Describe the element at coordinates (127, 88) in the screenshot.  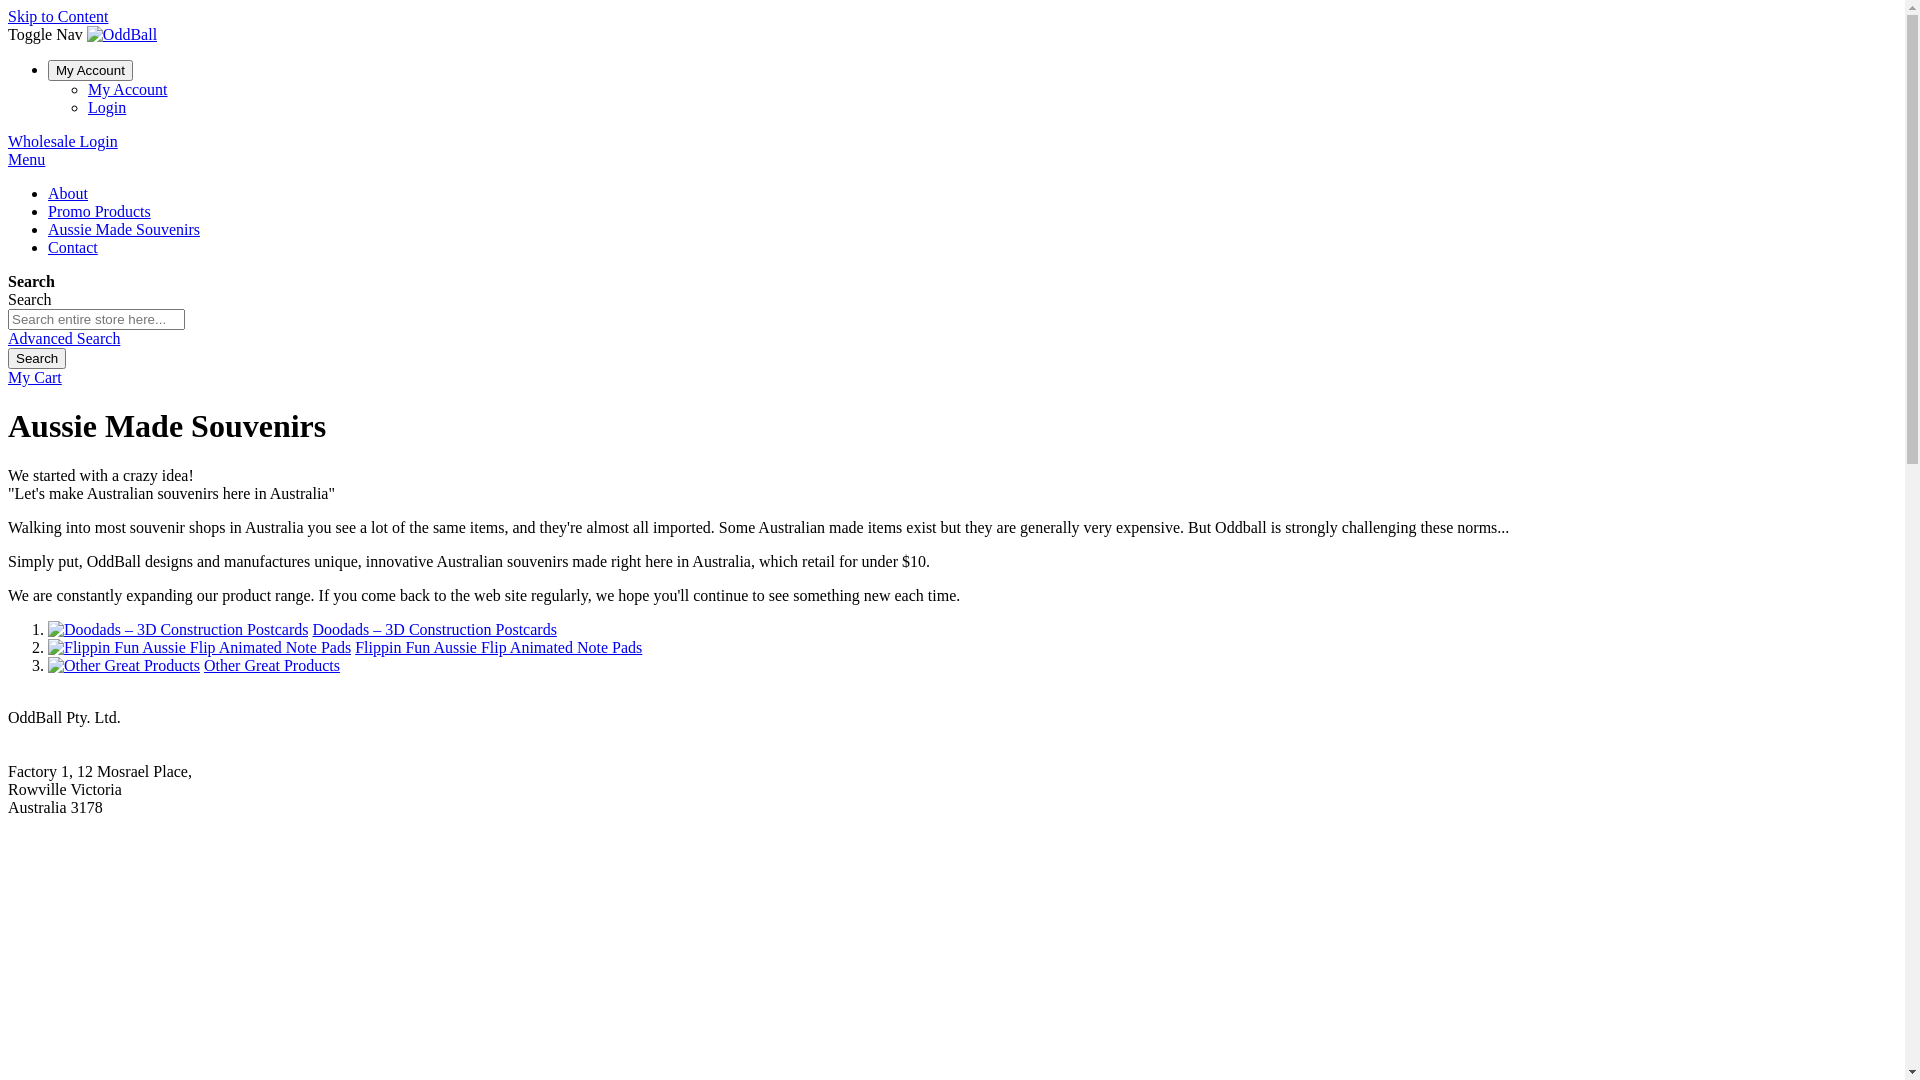
I see `'My Account'` at that location.